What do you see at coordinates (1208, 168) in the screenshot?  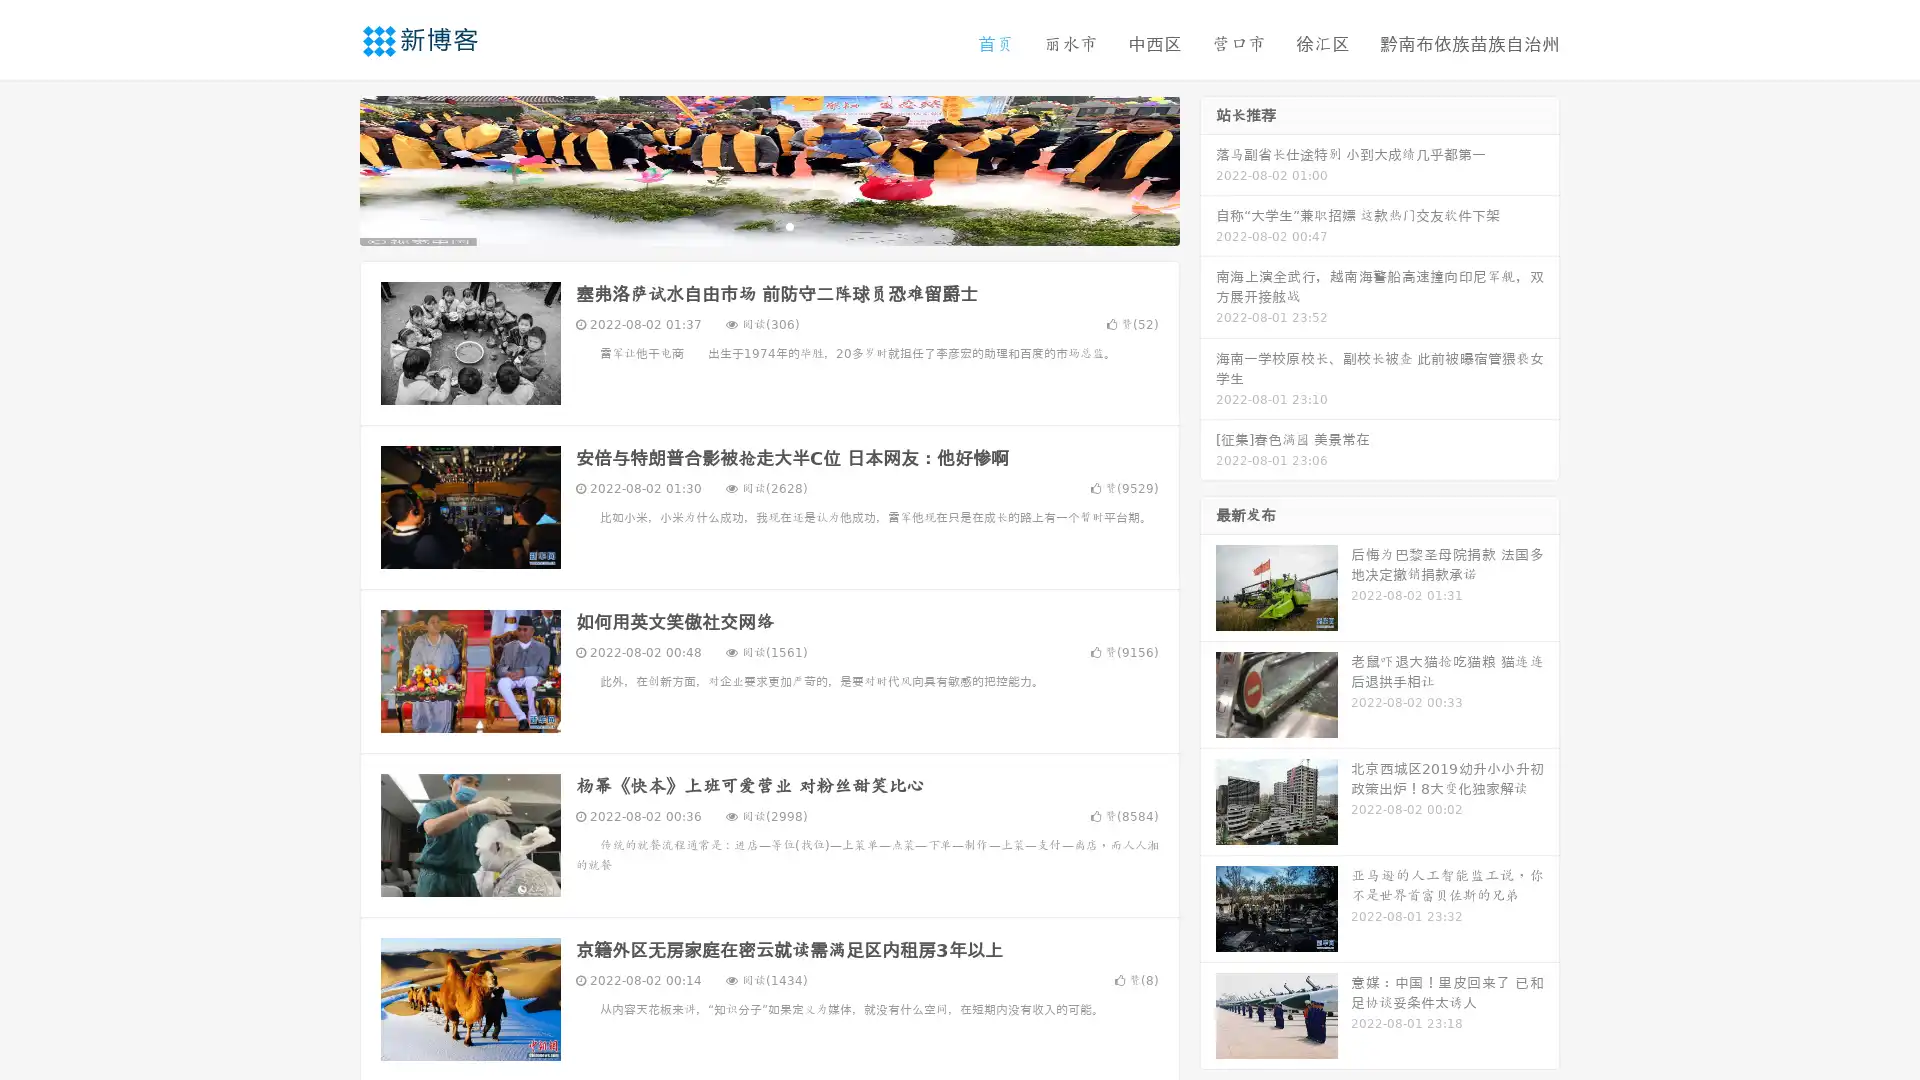 I see `Next slide` at bounding box center [1208, 168].